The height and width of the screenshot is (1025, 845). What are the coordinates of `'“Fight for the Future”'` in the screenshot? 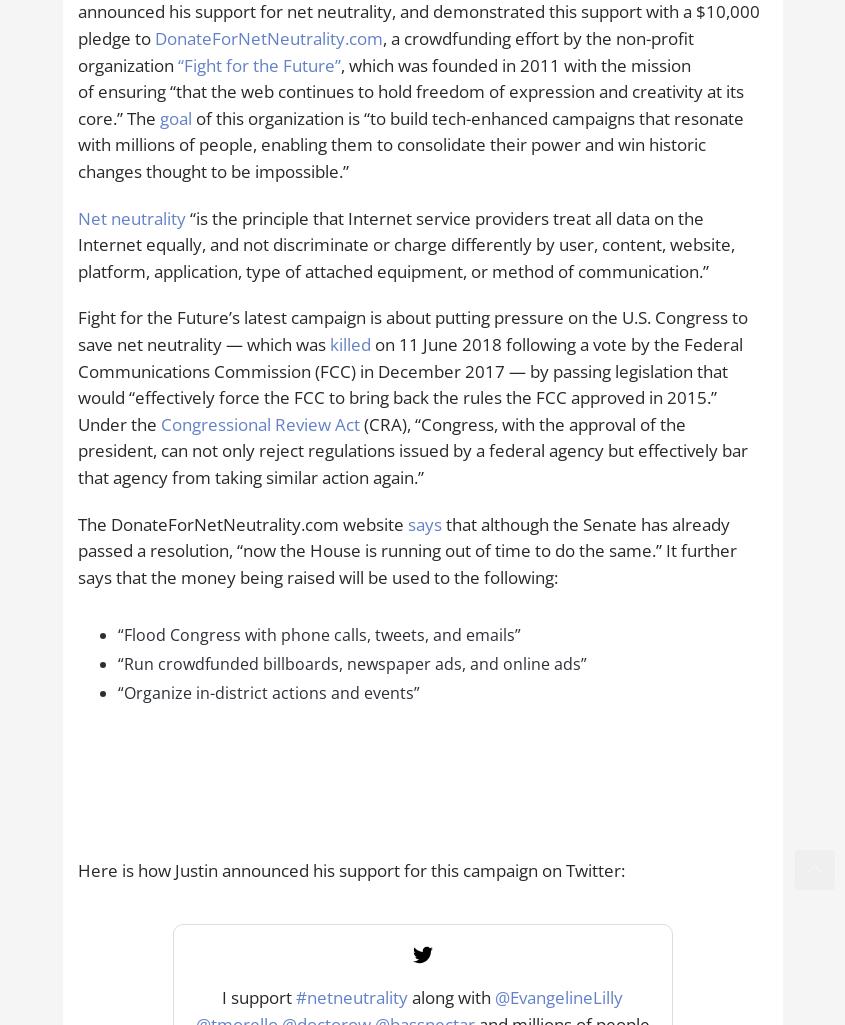 It's located at (258, 63).